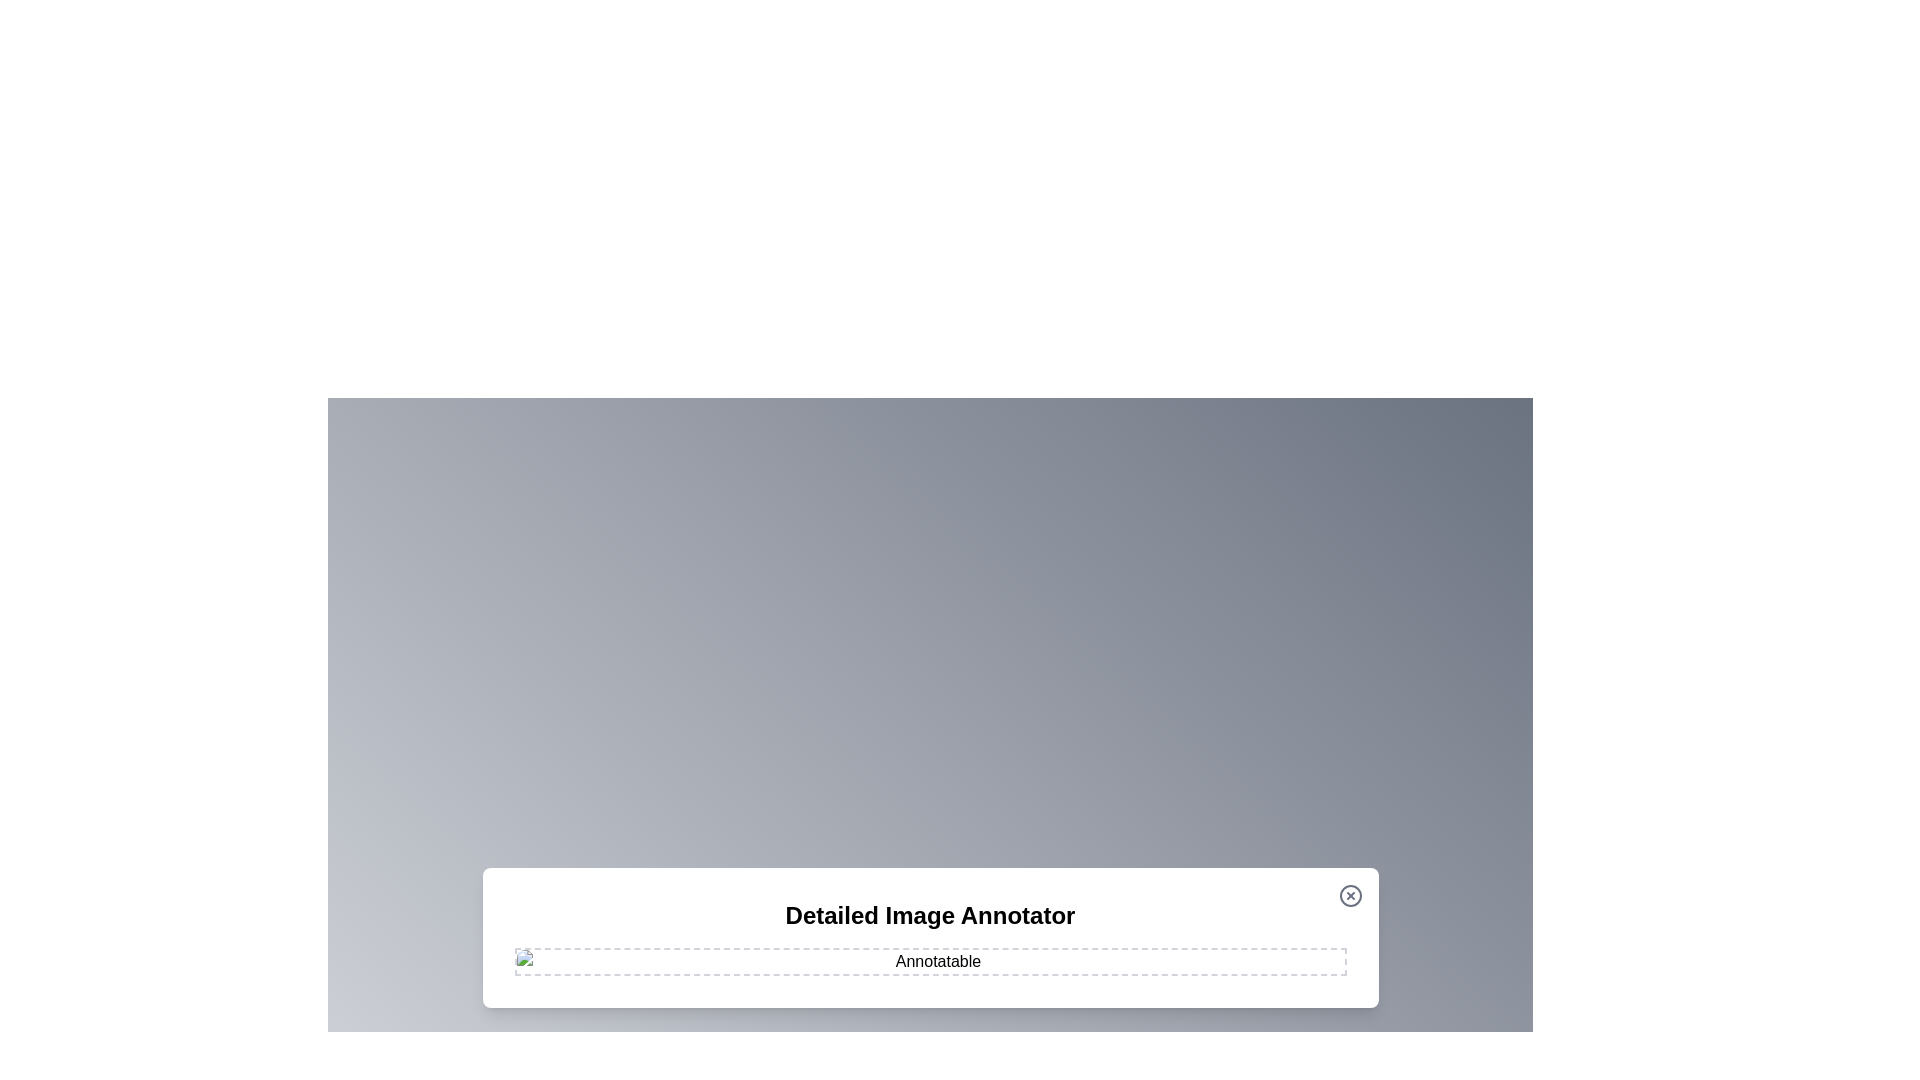  Describe the element at coordinates (1069, 956) in the screenshot. I see `the image at coordinates (1070, 958) to add an annotation` at that location.